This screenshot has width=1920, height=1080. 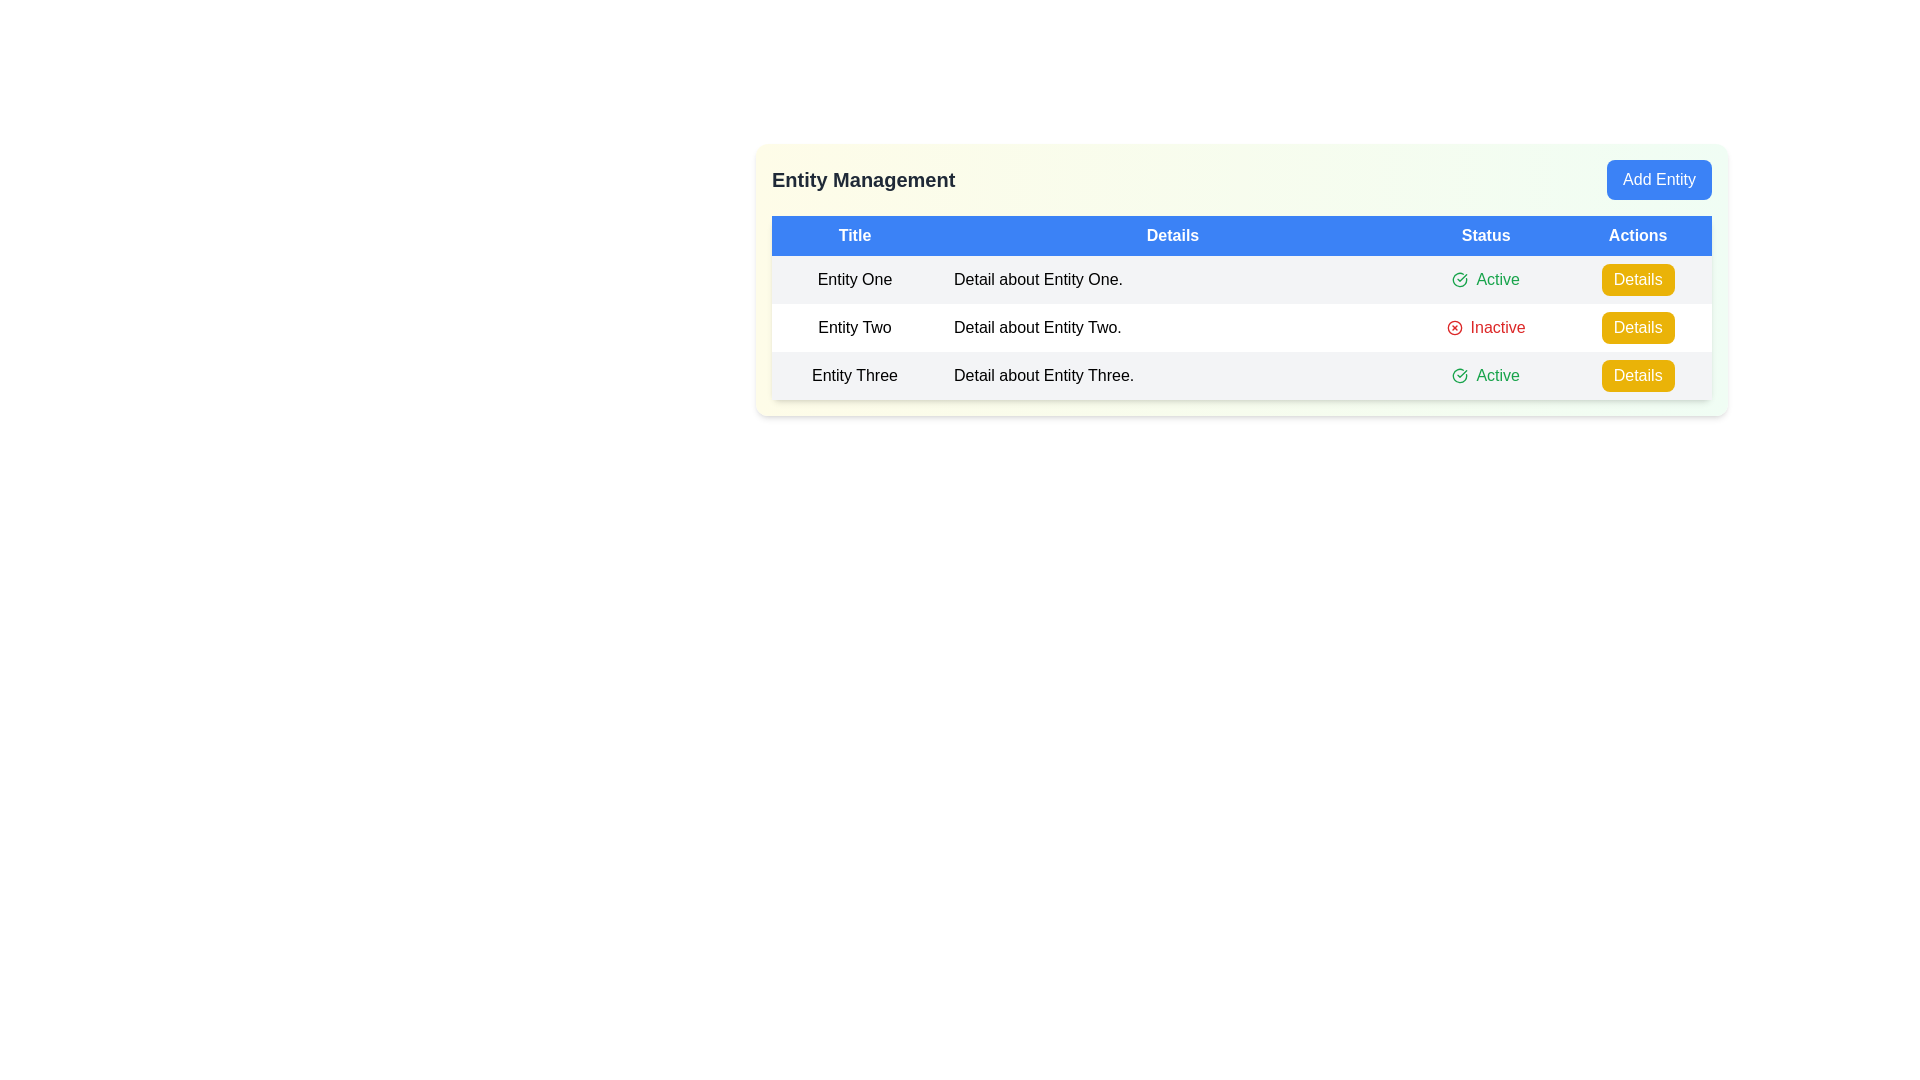 I want to click on text content of the Text label displaying 'Entity Three' which is formatted as a title in the third row of the table under the 'Title' column, so click(x=854, y=375).